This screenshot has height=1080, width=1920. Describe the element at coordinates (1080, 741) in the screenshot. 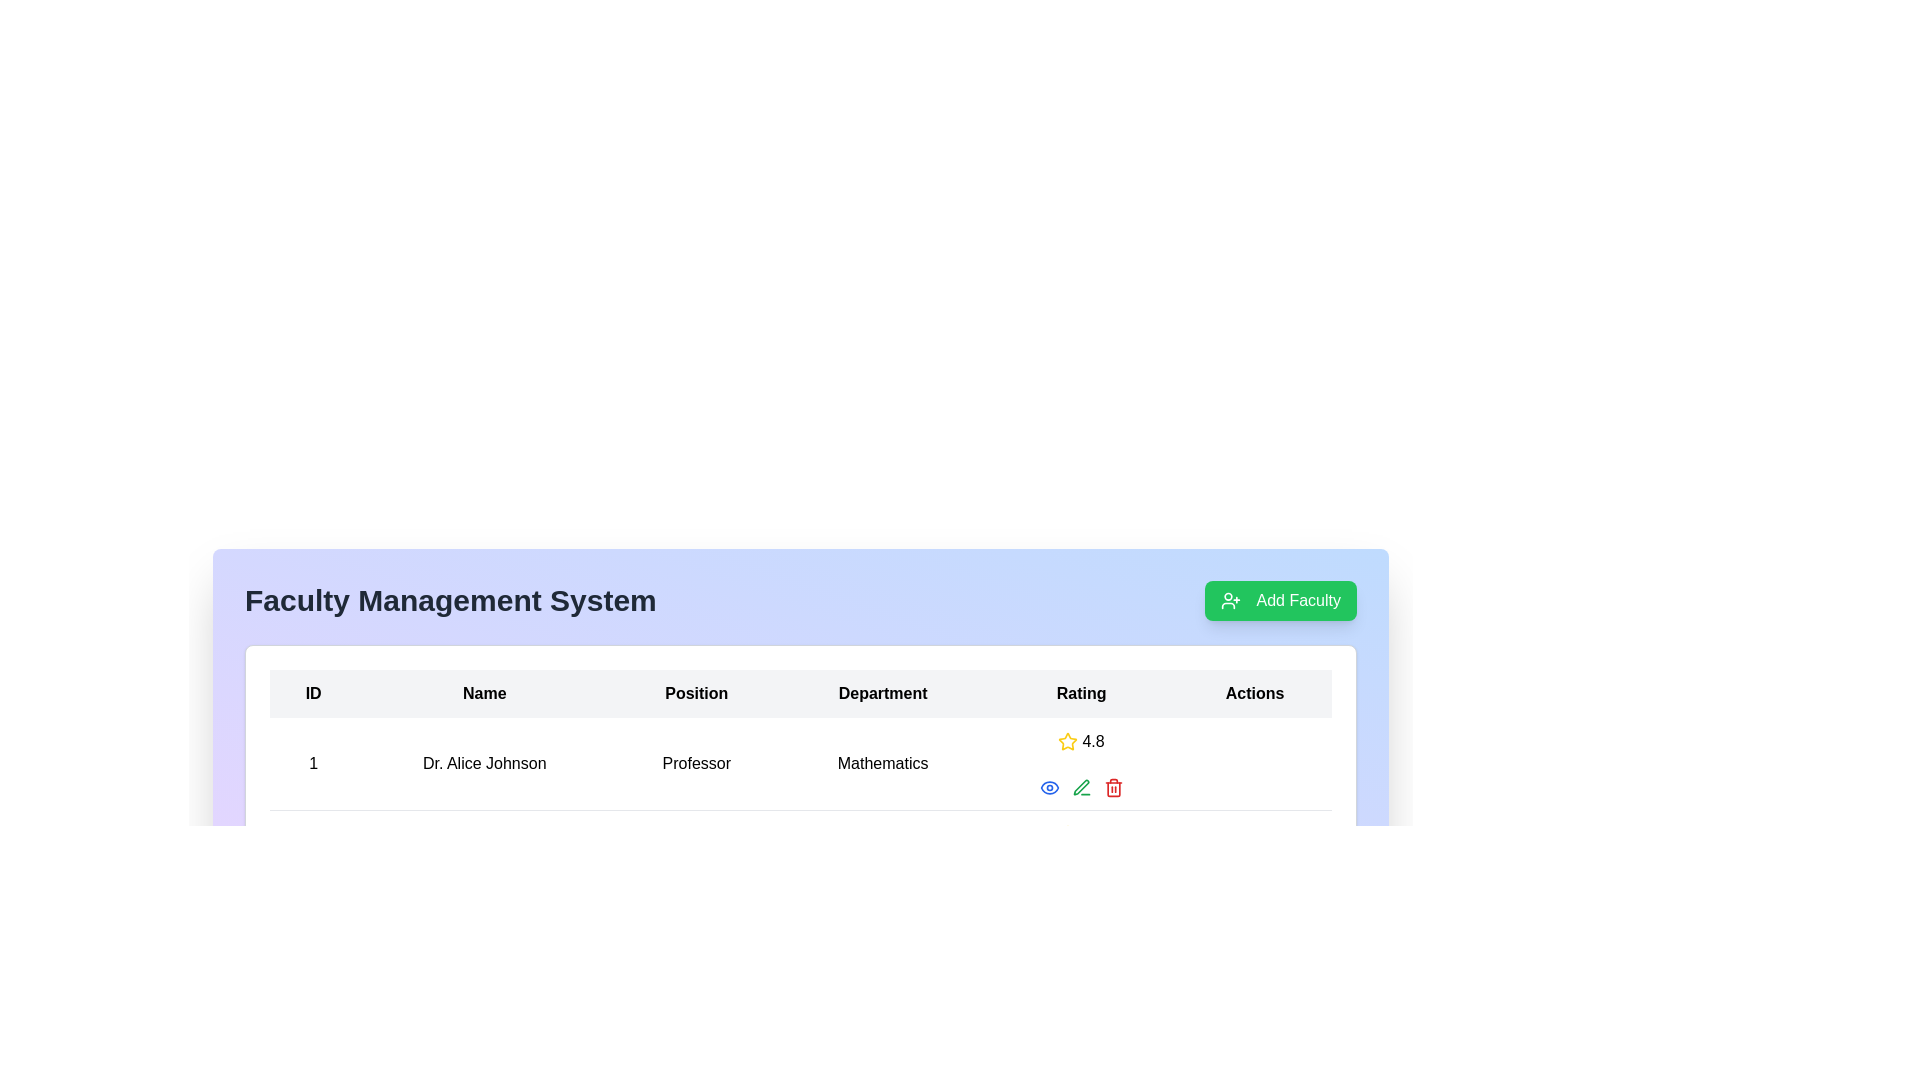

I see `the rating display unit showing a filled yellow star and the text '4.8', which is located in the 'Rating' column adjacent to the 'Mathematics' department` at that location.